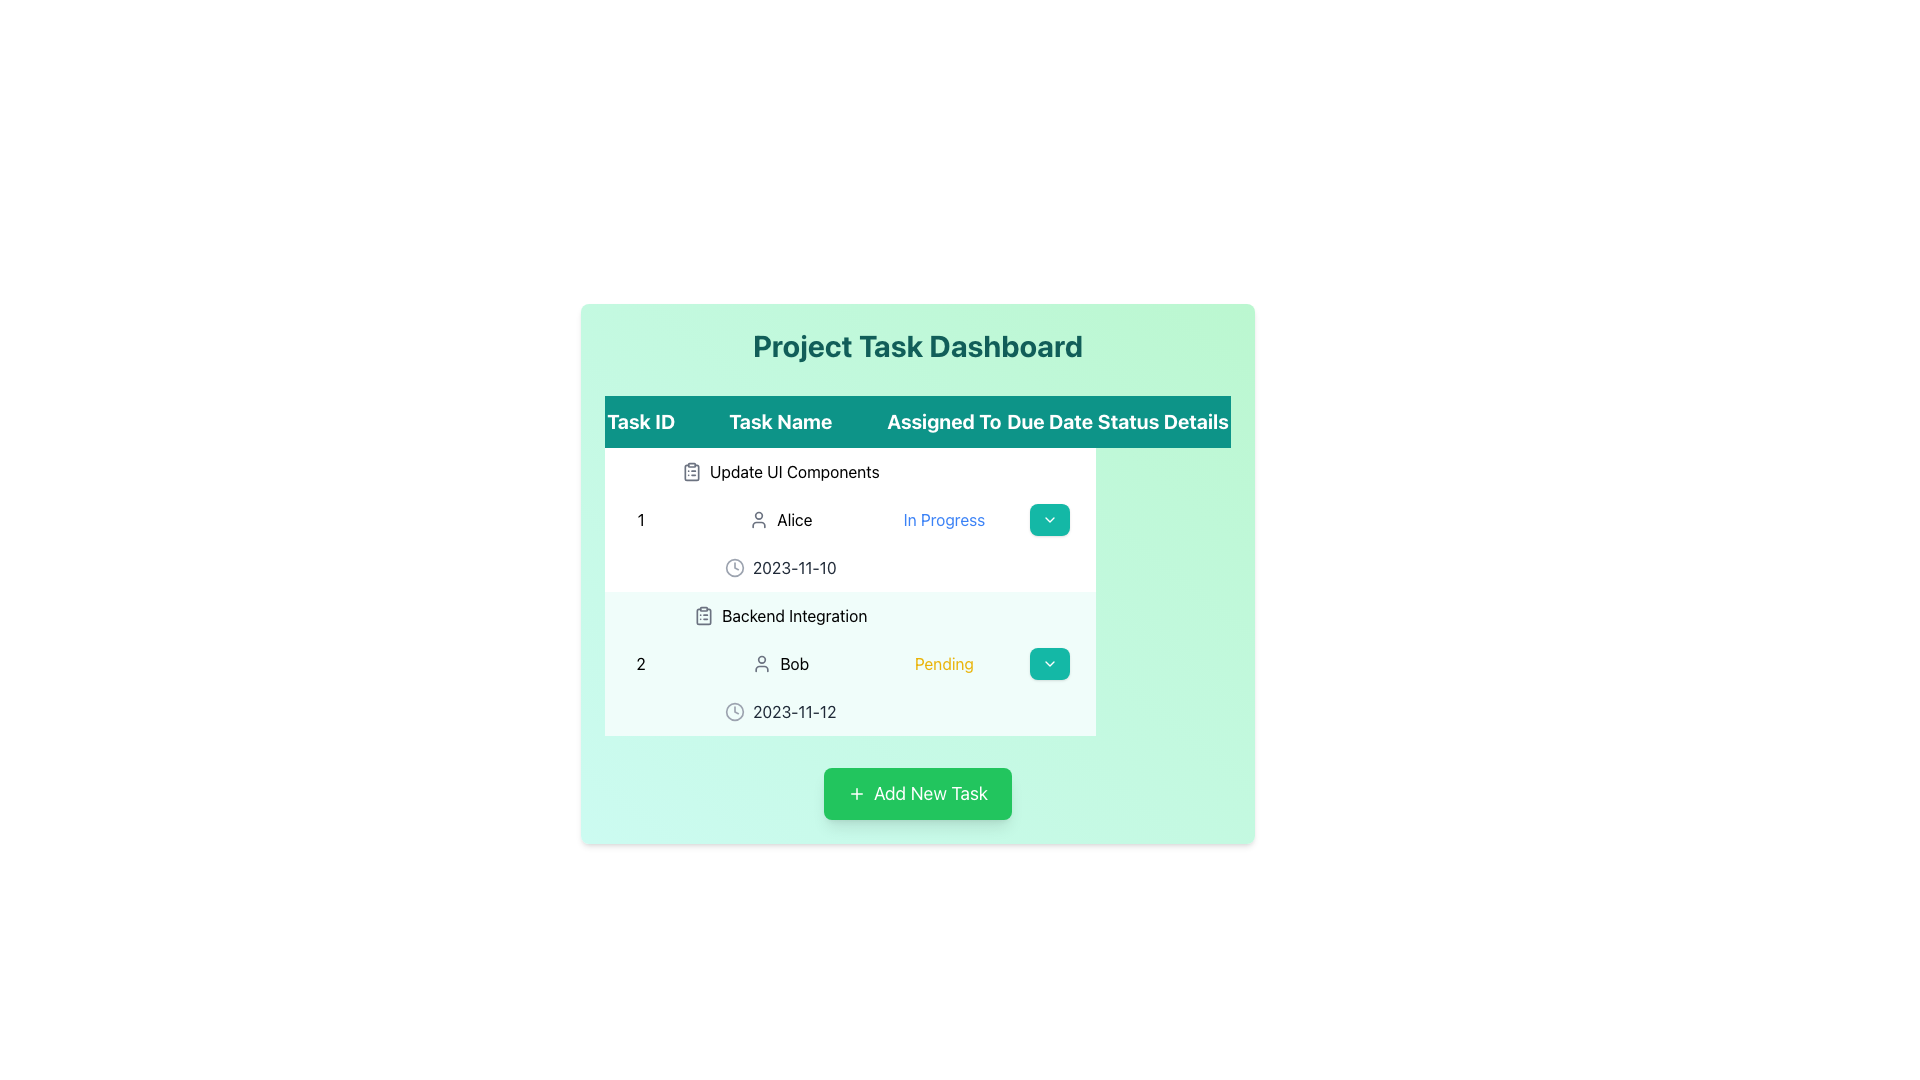 This screenshot has width=1920, height=1080. What do you see at coordinates (691, 471) in the screenshot?
I see `the clipboard icon with a list, located in the 'Update UI Components' row of the task dashboard, to the left of the task name text` at bounding box center [691, 471].